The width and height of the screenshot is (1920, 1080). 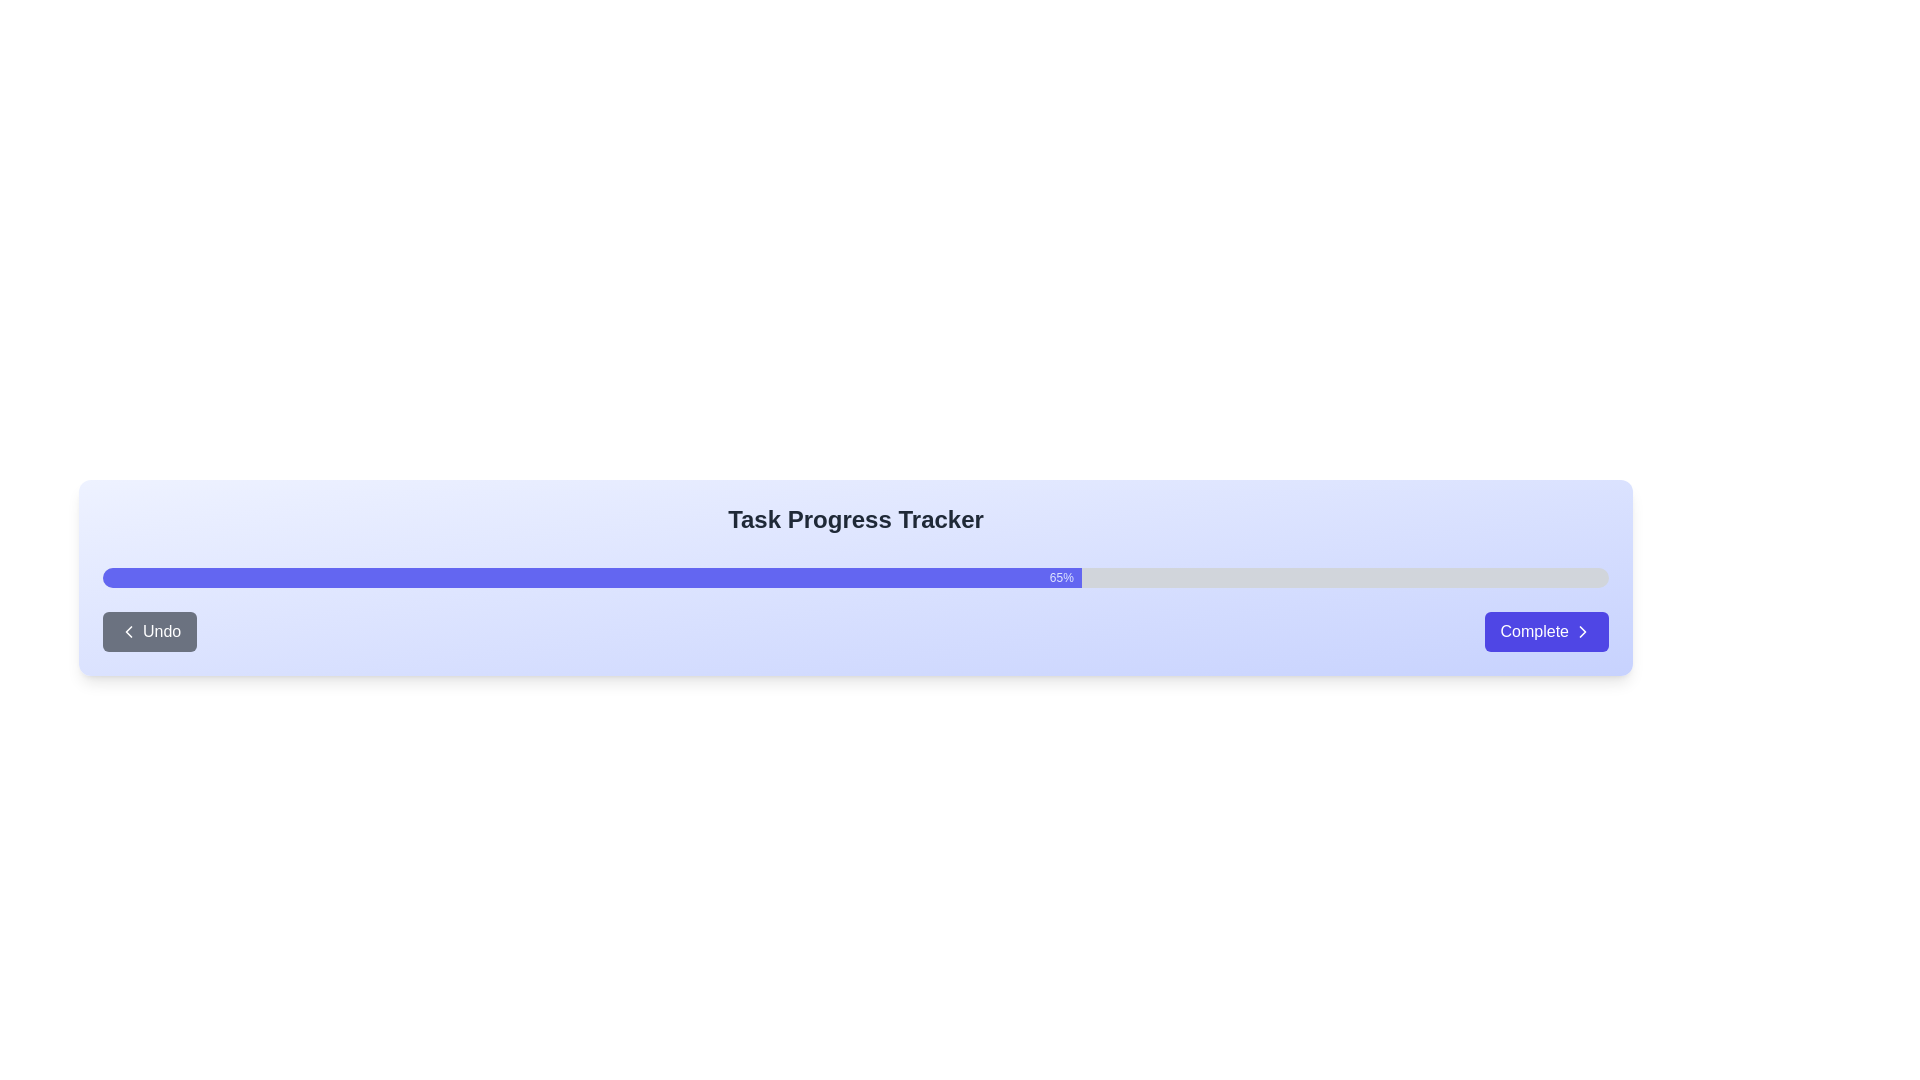 I want to click on the filled portion of the progress bar segment that is styled with a purple background and labeled '65%' at the right end, so click(x=591, y=578).